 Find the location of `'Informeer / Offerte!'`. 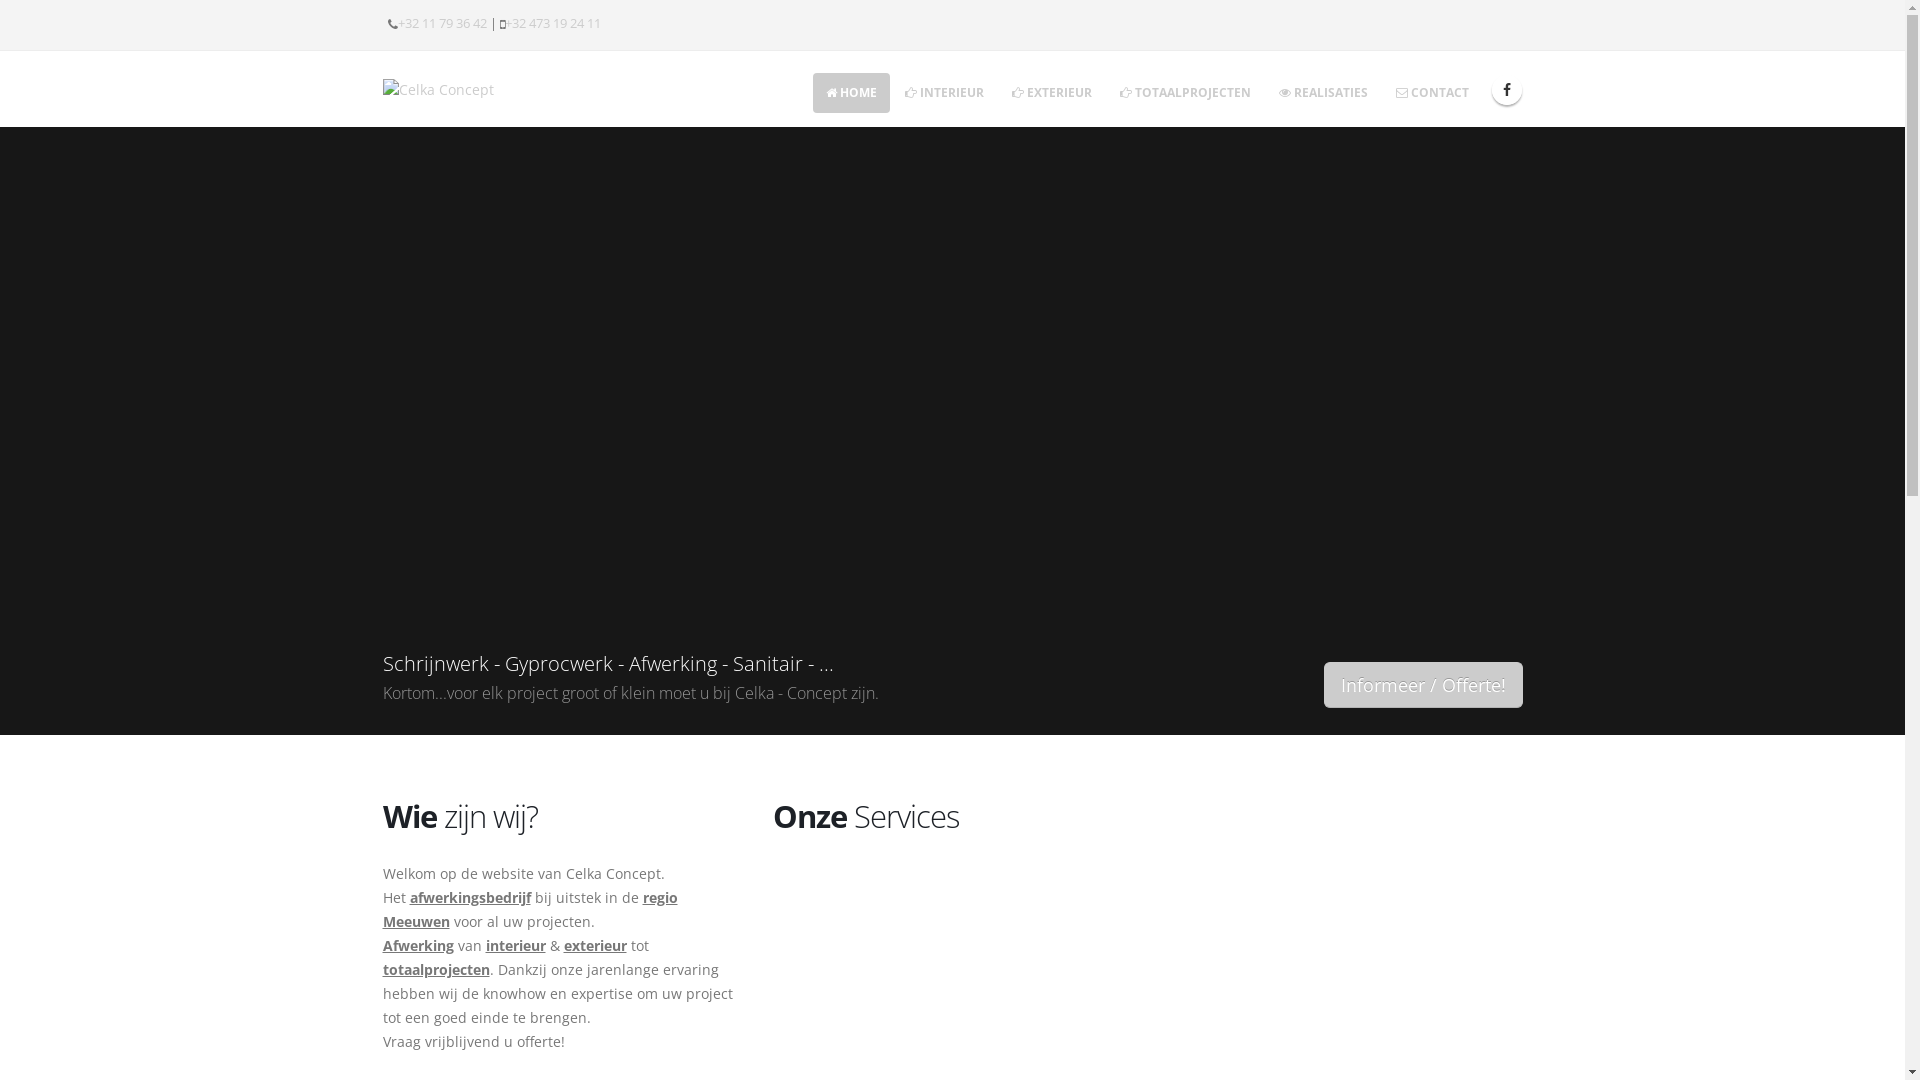

'Informeer / Offerte!' is located at coordinates (1422, 684).